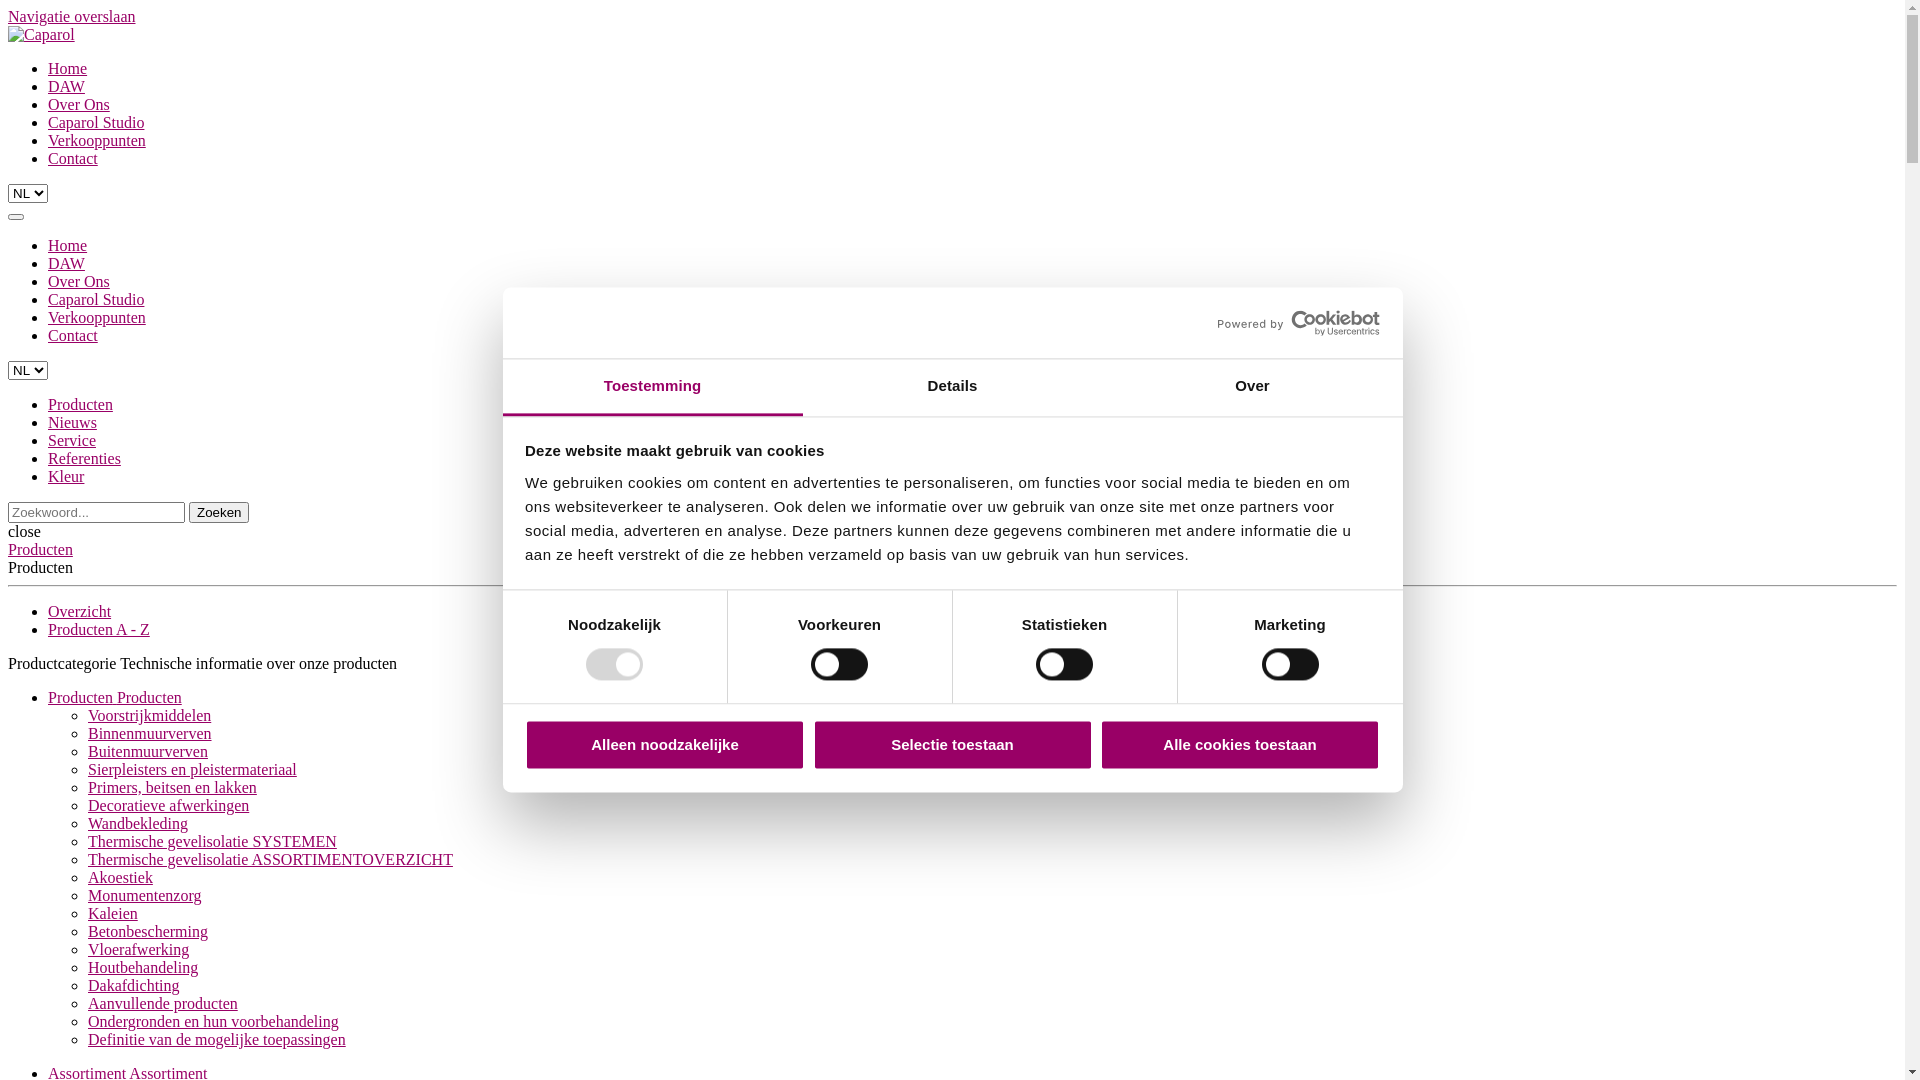 The width and height of the screenshot is (1920, 1080). What do you see at coordinates (86, 1003) in the screenshot?
I see `'Aanvullende producten'` at bounding box center [86, 1003].